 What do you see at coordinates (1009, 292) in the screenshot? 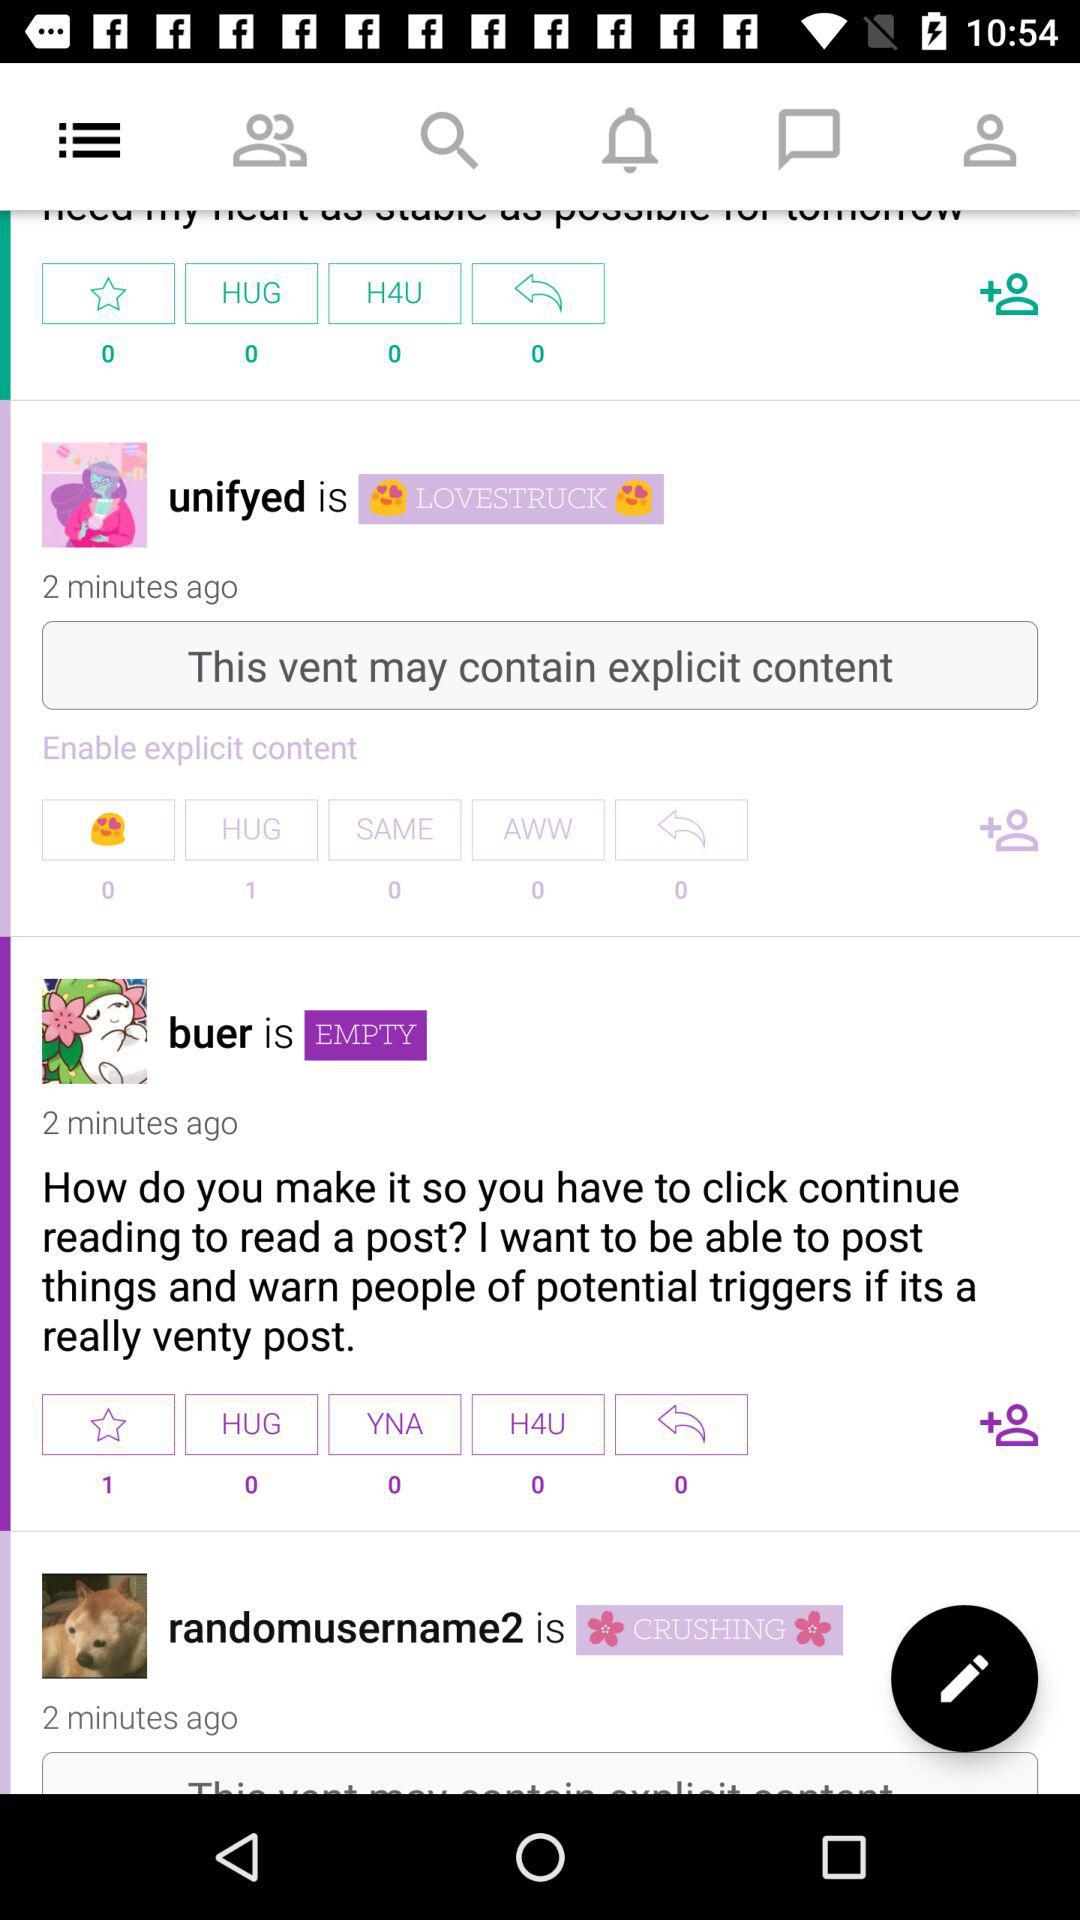
I see `friend` at bounding box center [1009, 292].